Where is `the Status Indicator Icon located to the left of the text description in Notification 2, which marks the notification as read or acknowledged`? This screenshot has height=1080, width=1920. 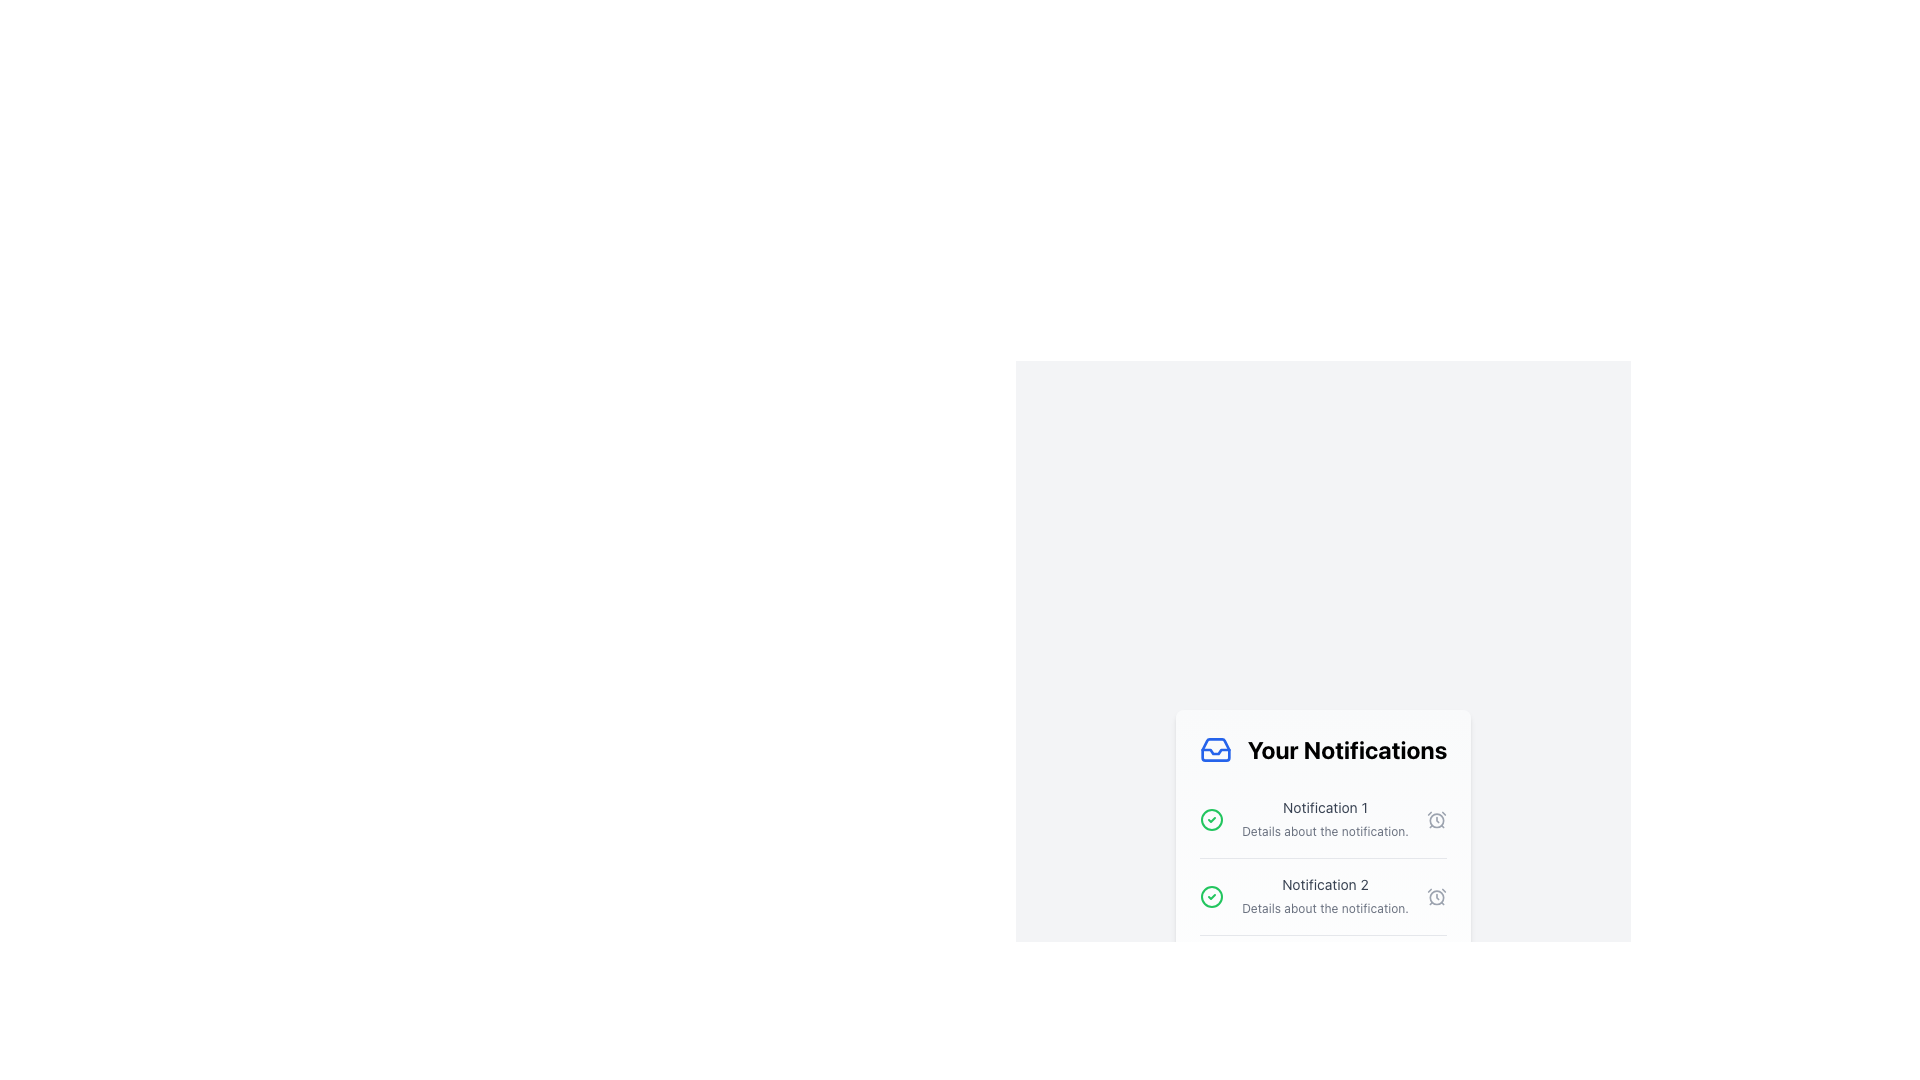 the Status Indicator Icon located to the left of the text description in Notification 2, which marks the notification as read or acknowledged is located at coordinates (1210, 896).